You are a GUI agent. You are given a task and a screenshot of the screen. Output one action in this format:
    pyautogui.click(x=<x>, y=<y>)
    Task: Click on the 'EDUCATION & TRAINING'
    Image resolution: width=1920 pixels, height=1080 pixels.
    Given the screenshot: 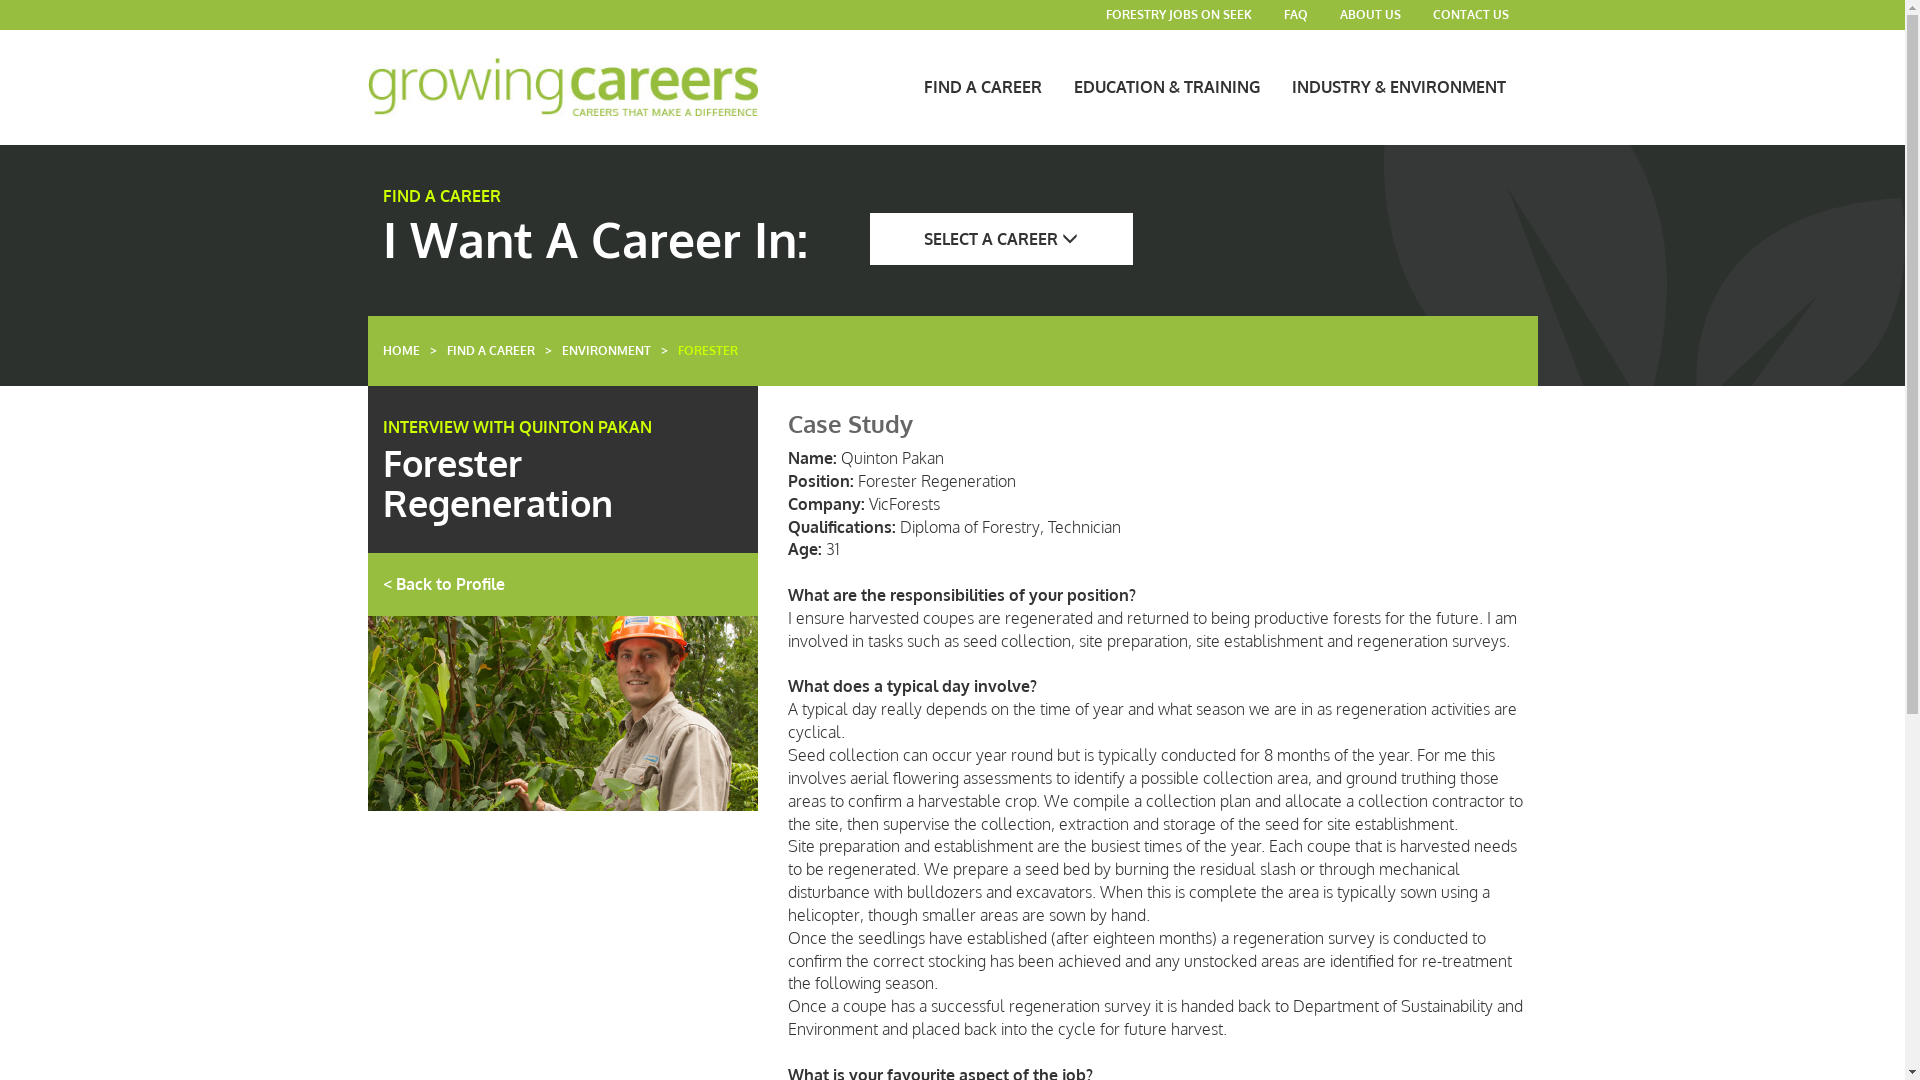 What is the action you would take?
    pyautogui.click(x=1073, y=86)
    